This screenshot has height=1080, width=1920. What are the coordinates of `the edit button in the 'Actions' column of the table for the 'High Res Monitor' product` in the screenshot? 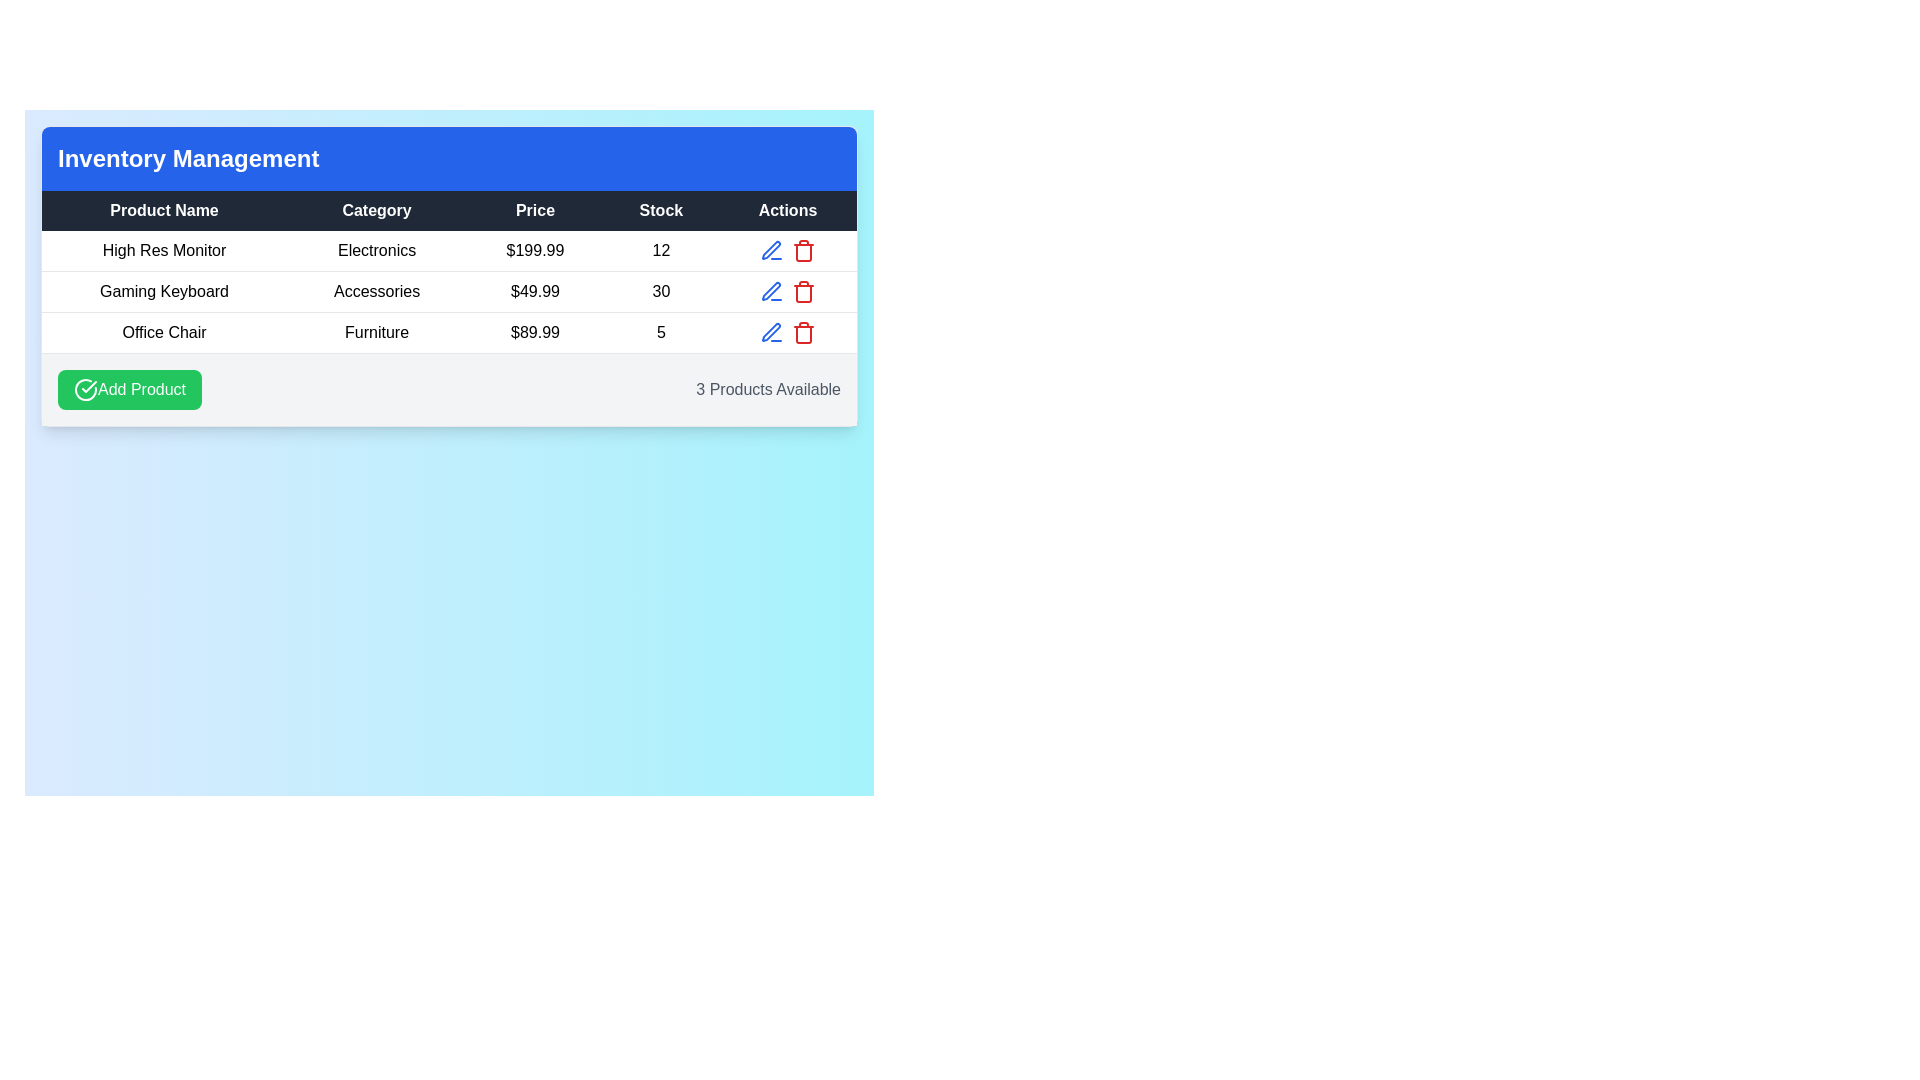 It's located at (771, 249).